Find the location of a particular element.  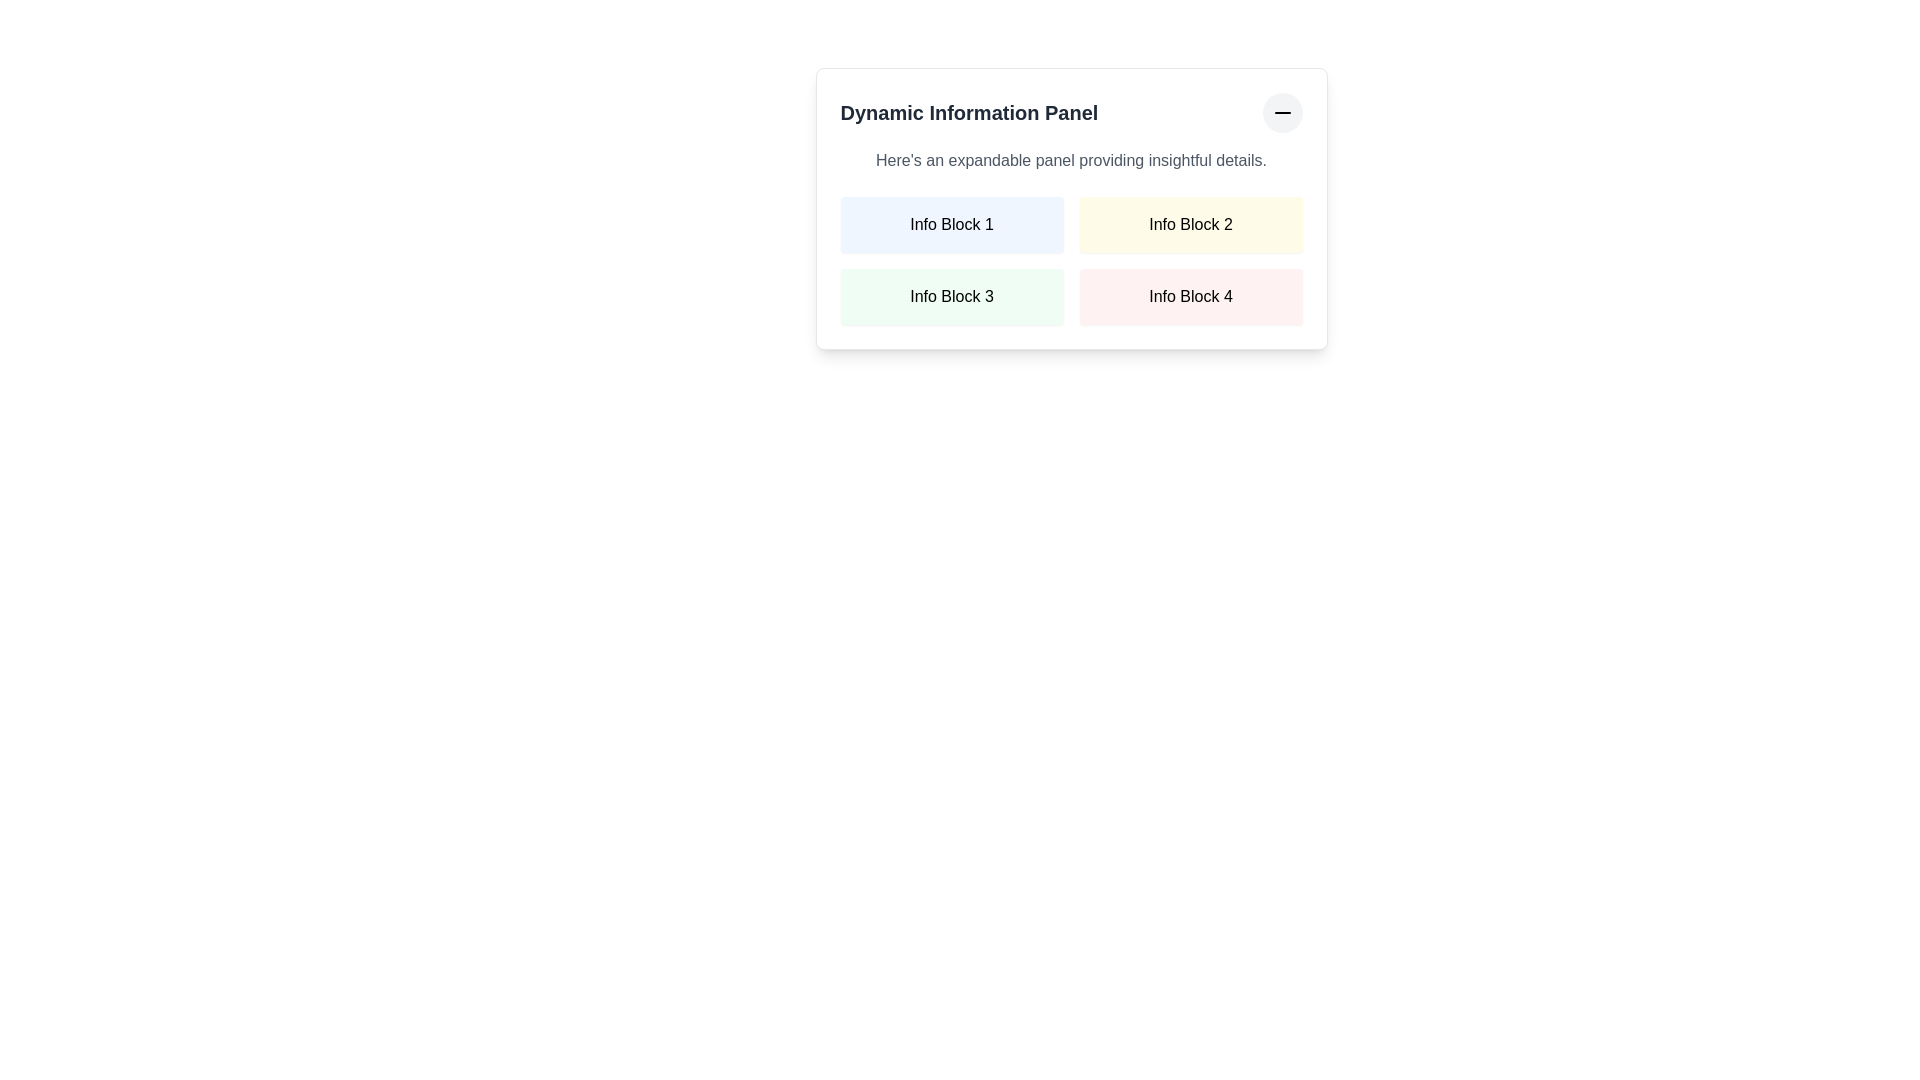

the static informational block located at the top-left of the grid under the 'Dynamic Information Panel' is located at coordinates (950, 224).